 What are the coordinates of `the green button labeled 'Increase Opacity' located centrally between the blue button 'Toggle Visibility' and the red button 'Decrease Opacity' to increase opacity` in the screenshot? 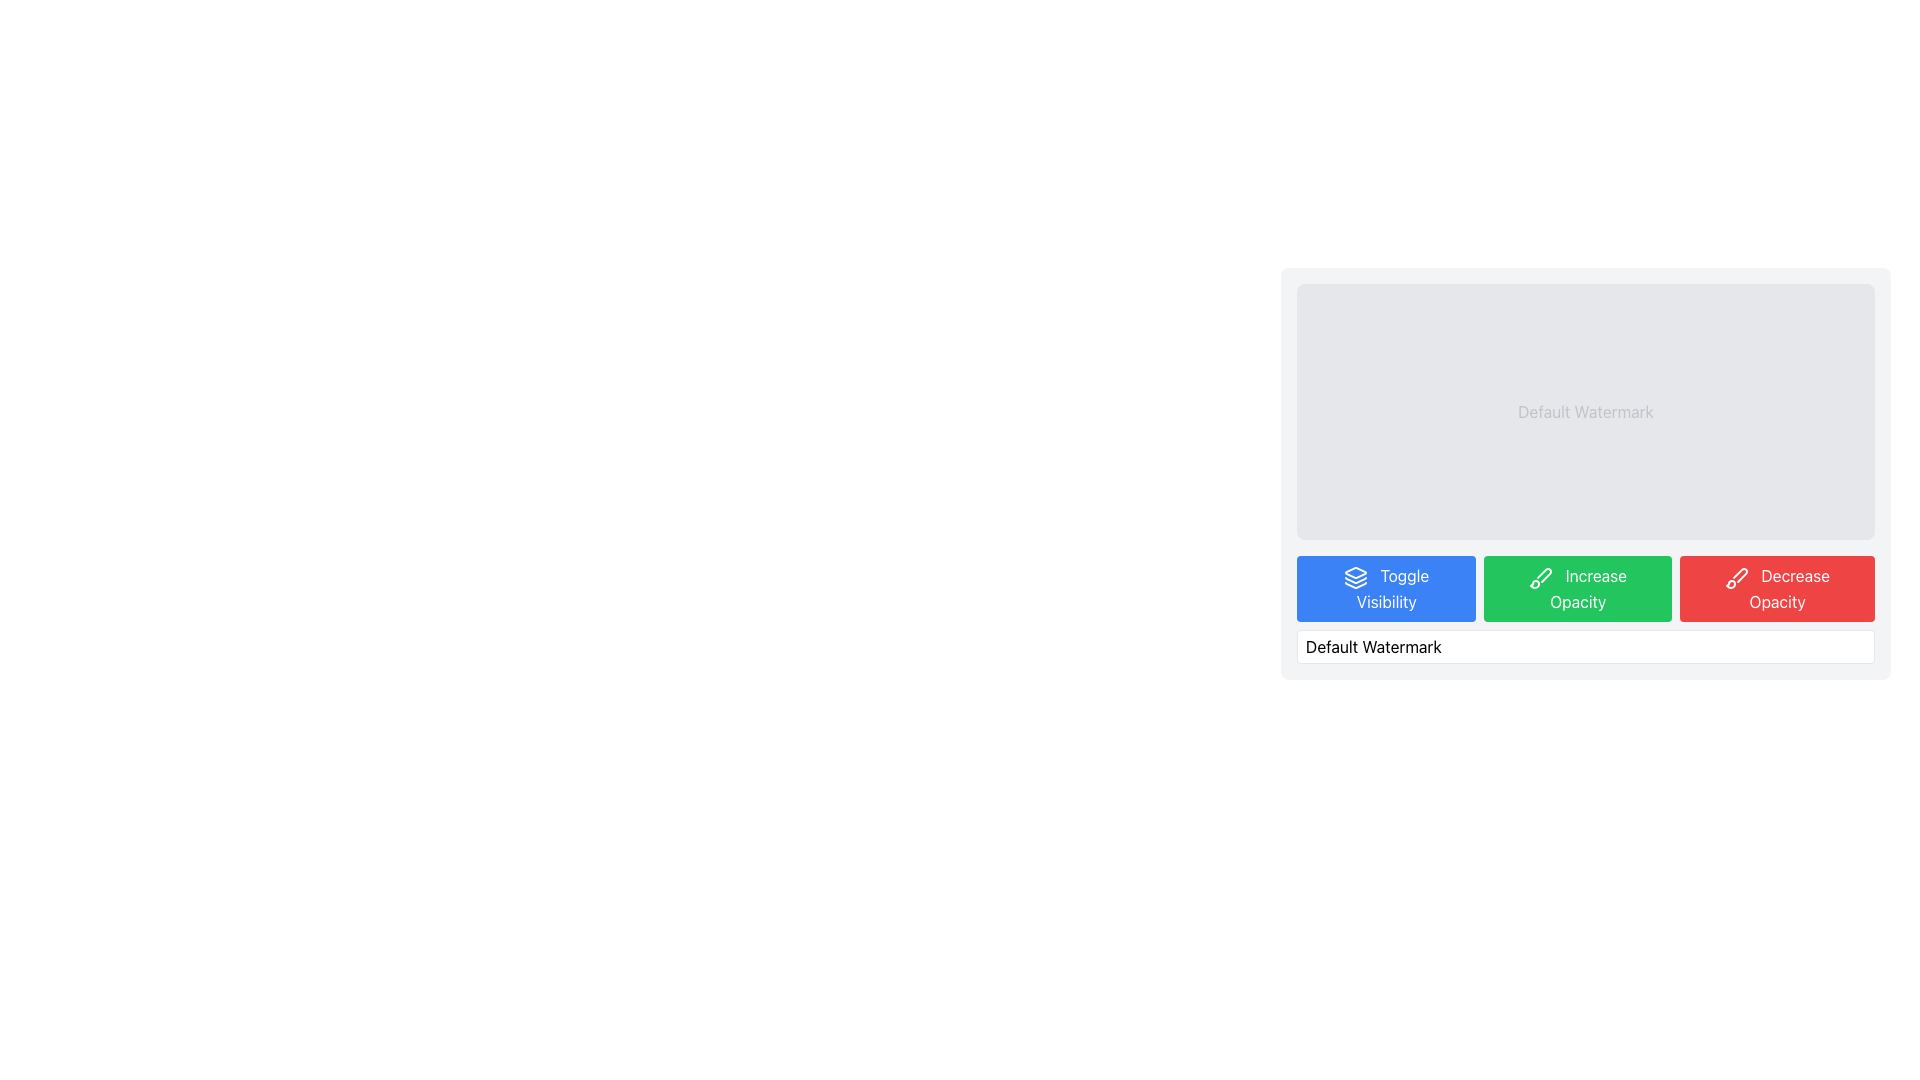 It's located at (1584, 608).